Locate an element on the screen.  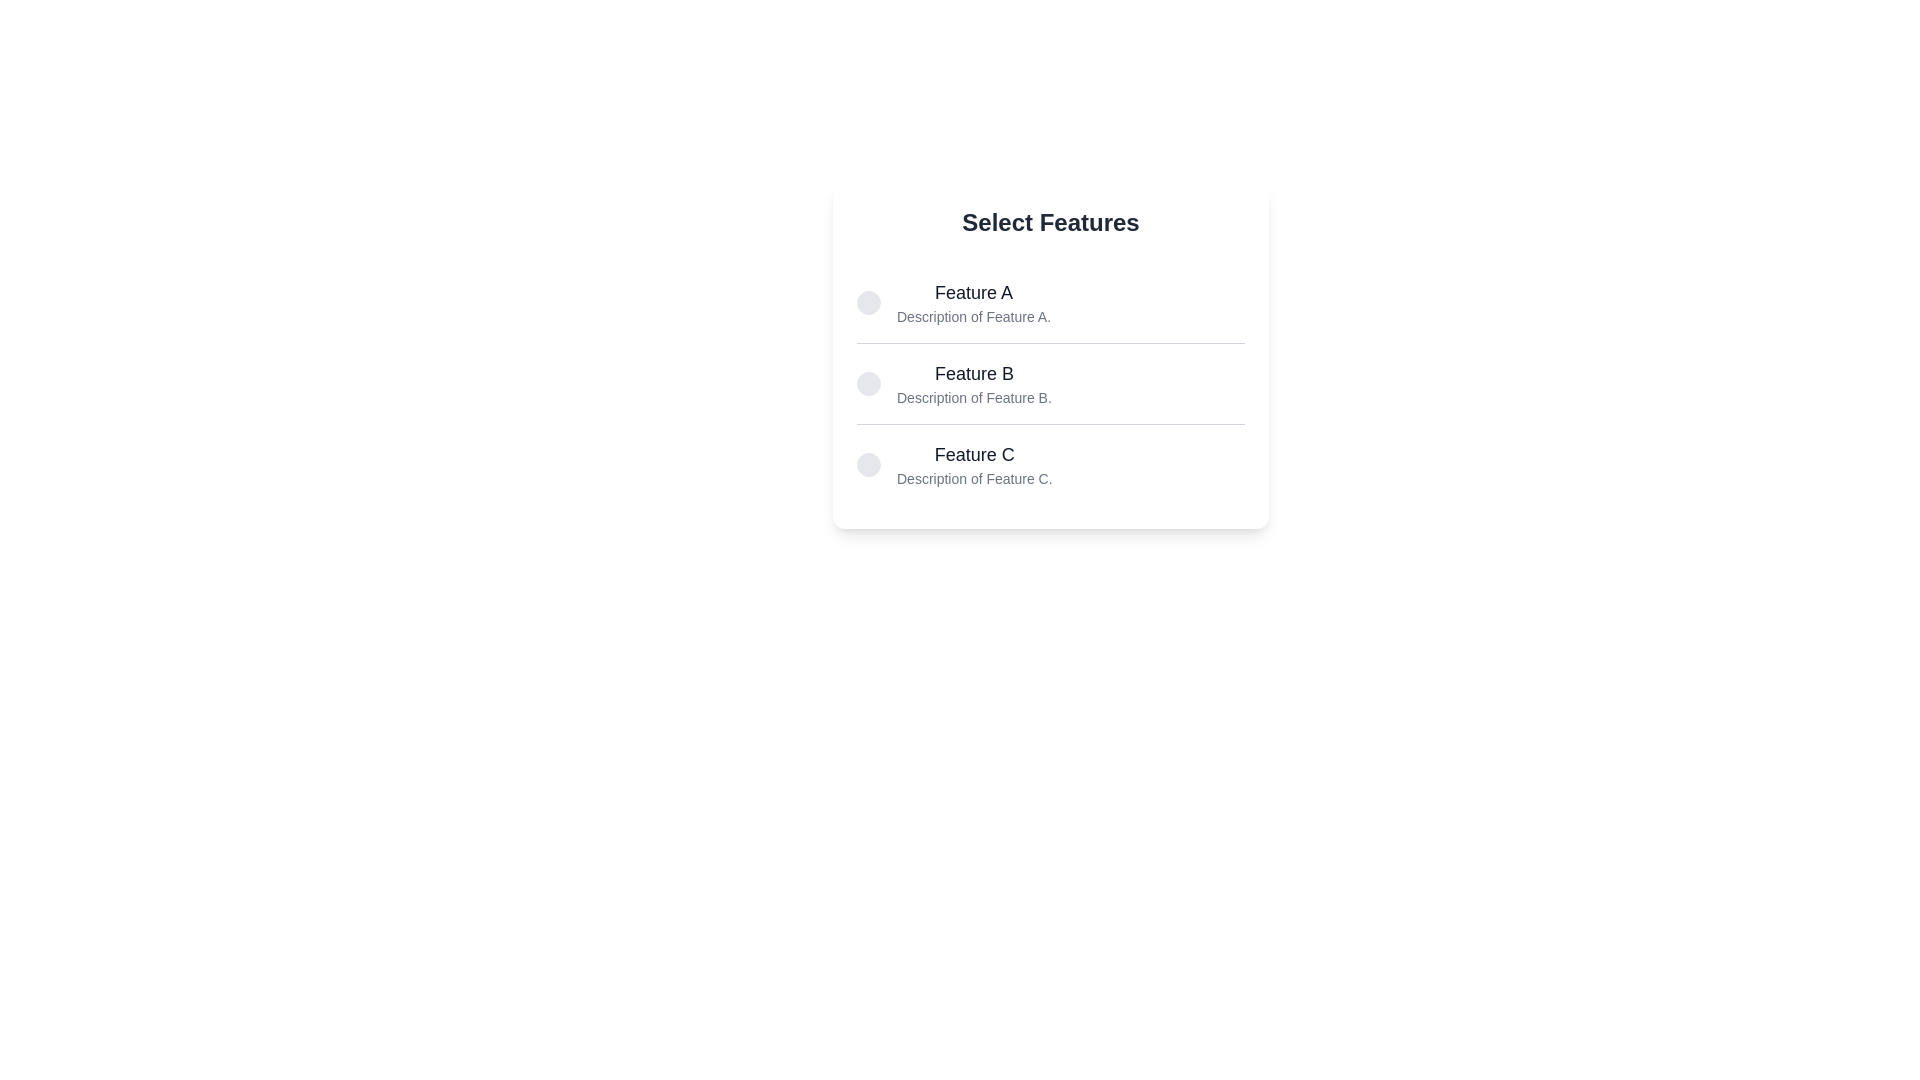
the first feature Text label with a descriptive subtext in the vertical list of features is located at coordinates (974, 303).